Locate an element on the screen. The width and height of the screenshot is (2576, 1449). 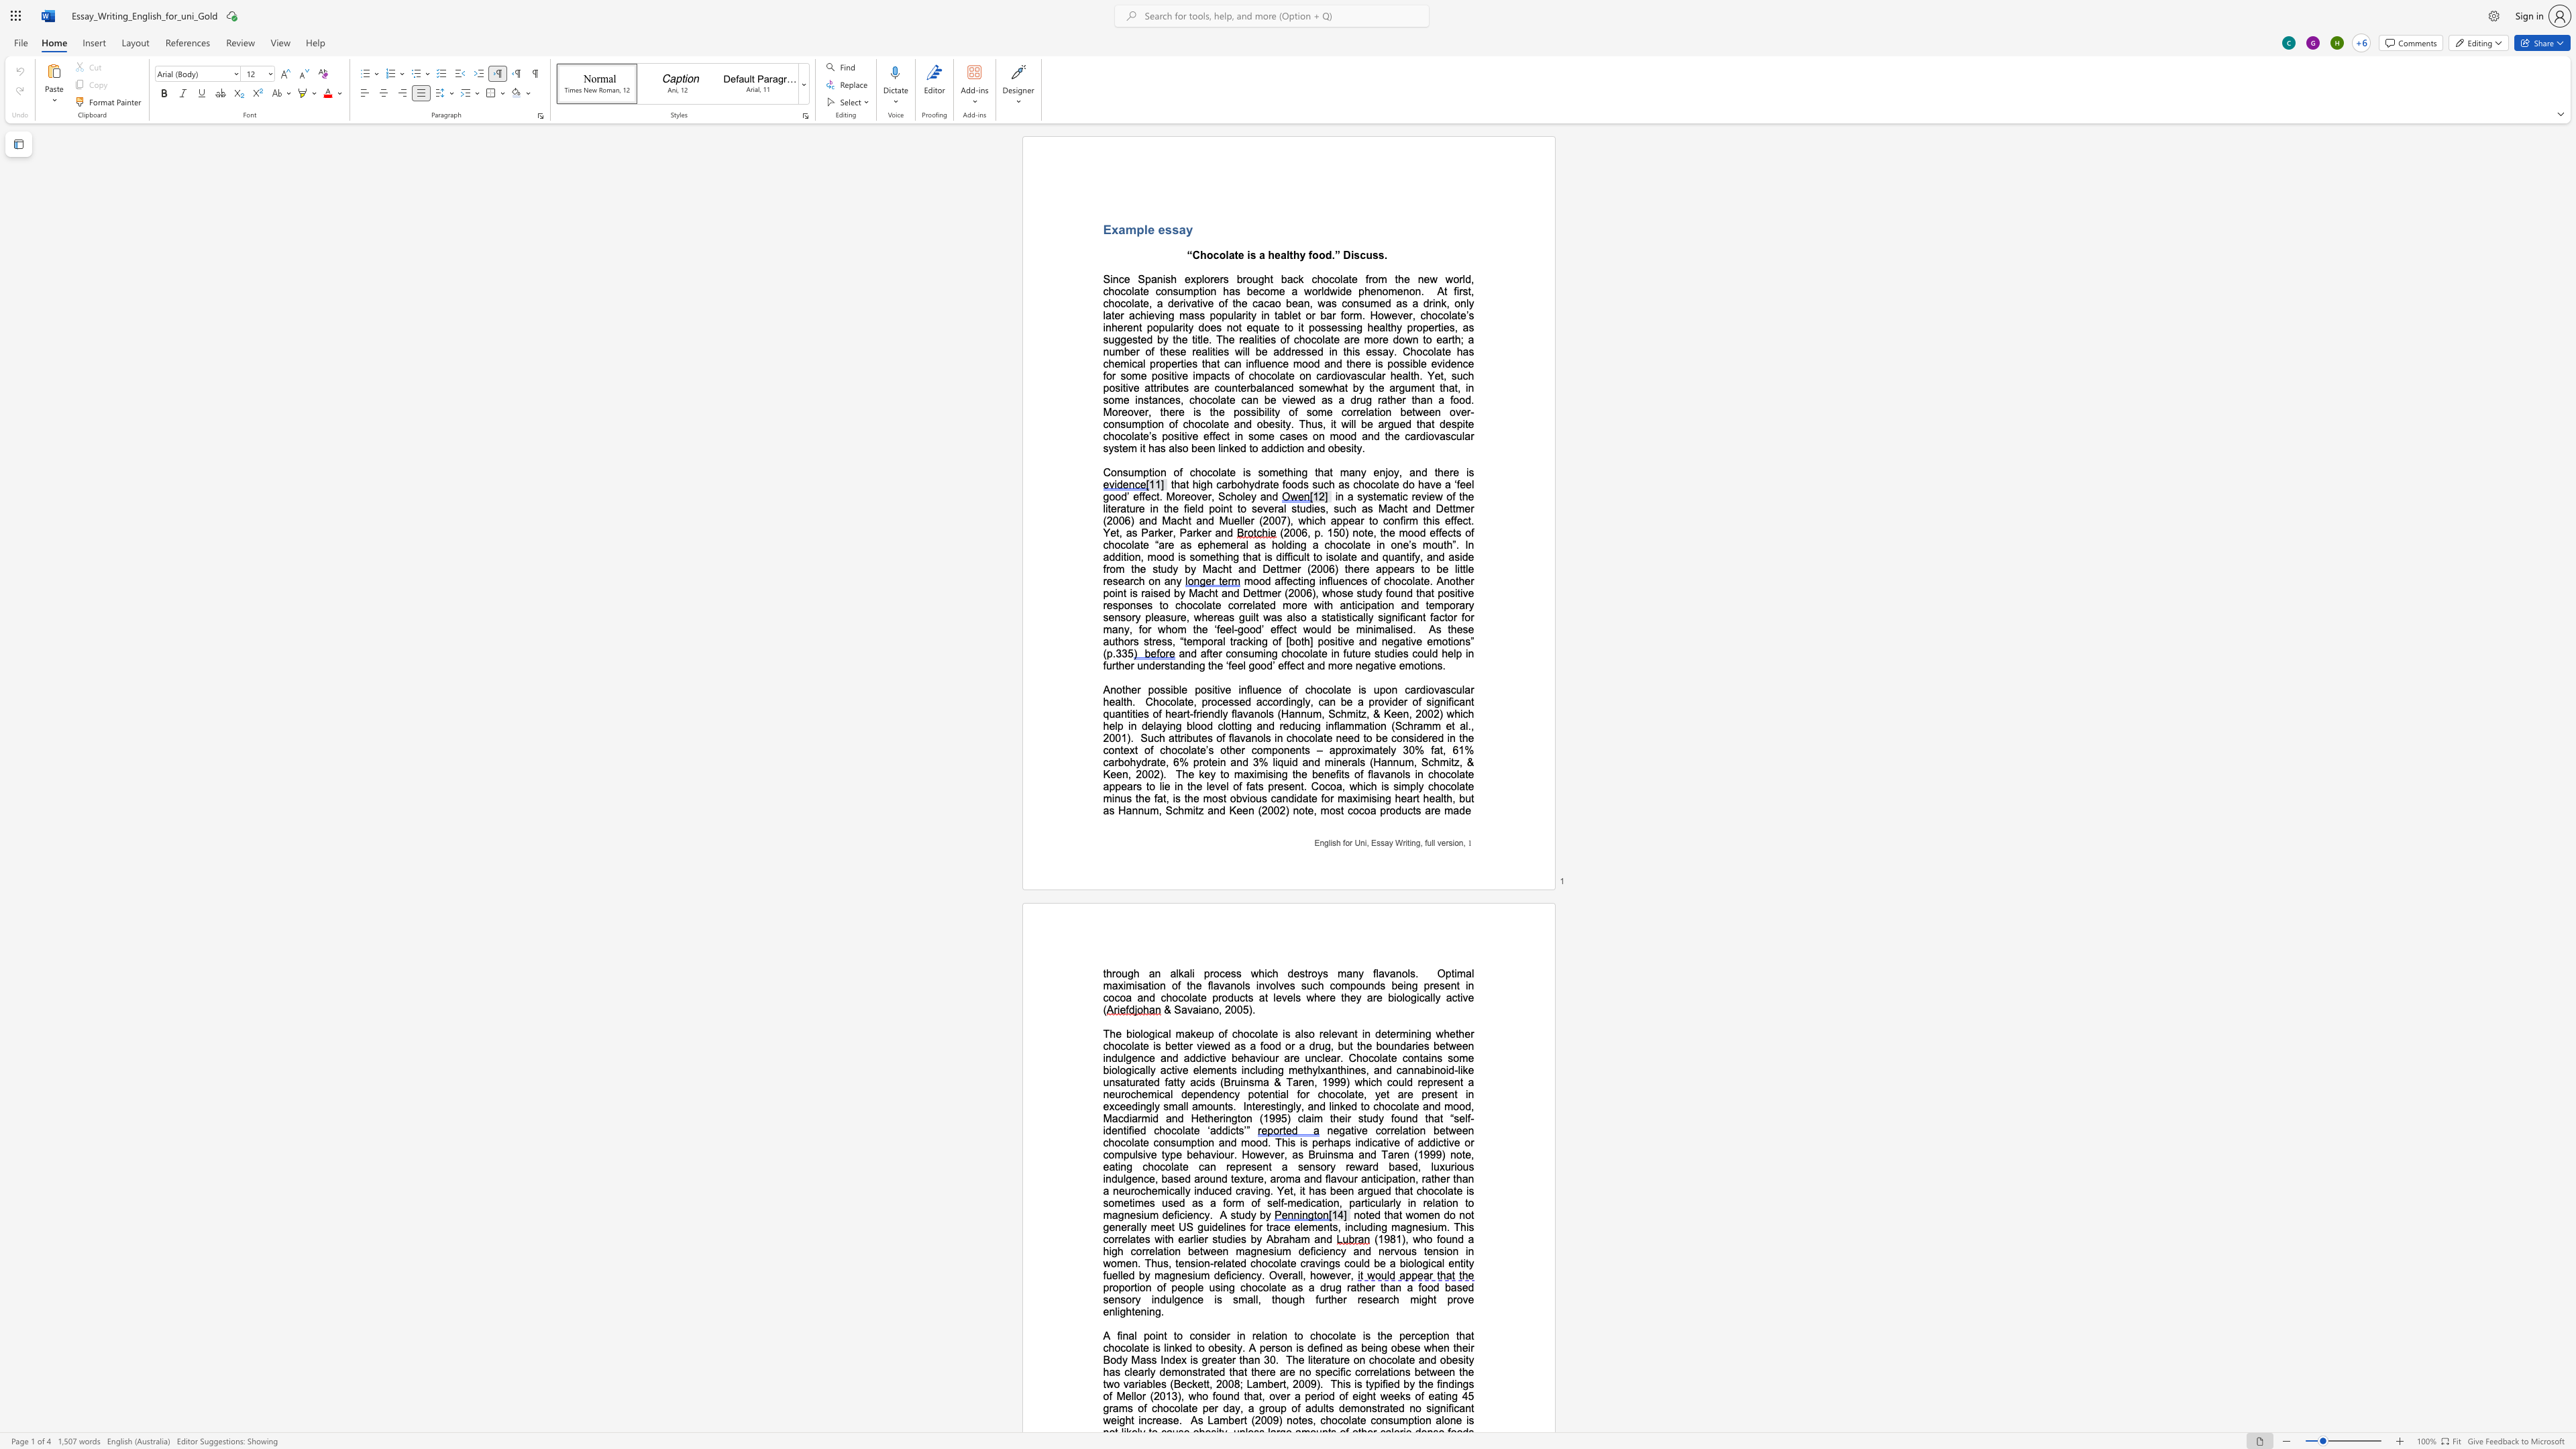
the space between the continuous character "m" and "e" in the text is located at coordinates (1318, 387).